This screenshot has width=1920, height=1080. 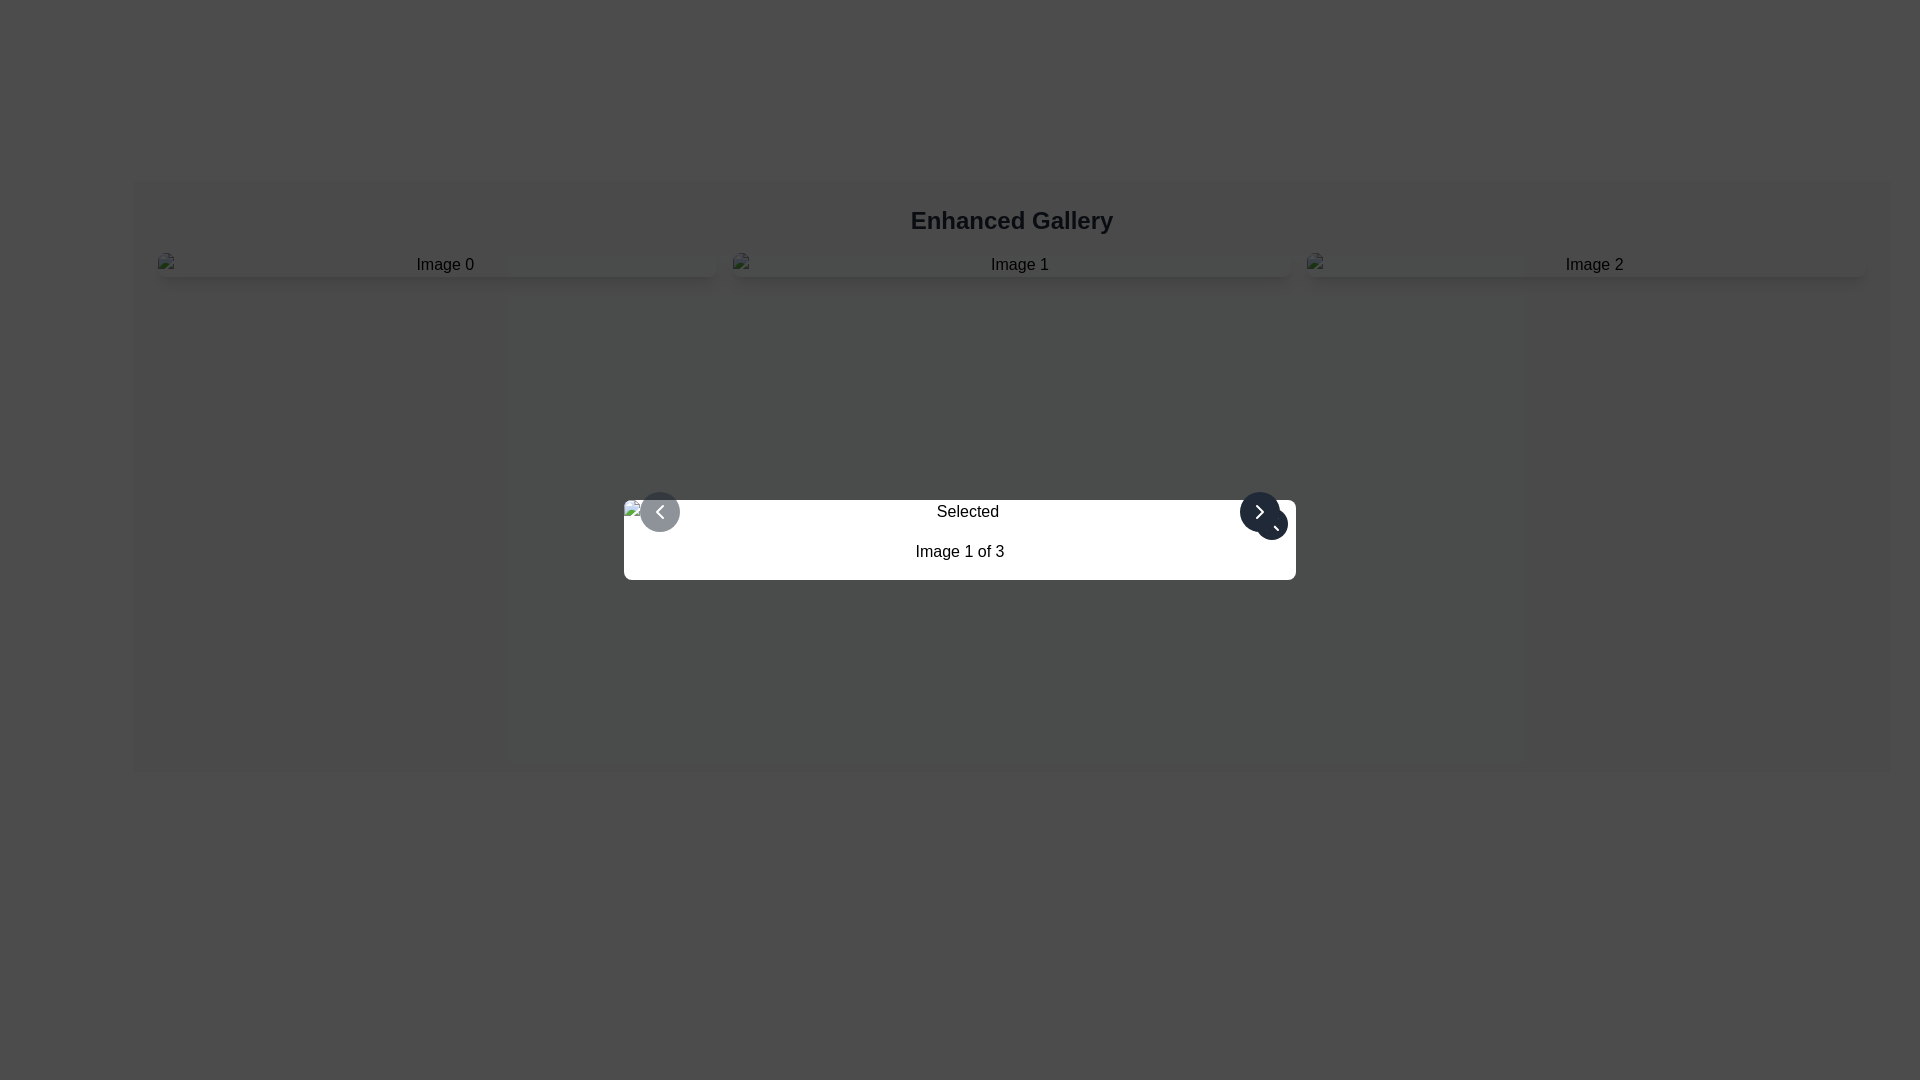 I want to click on the circular navigation button with a dark gray background and white arrow icon, so click(x=1258, y=511).